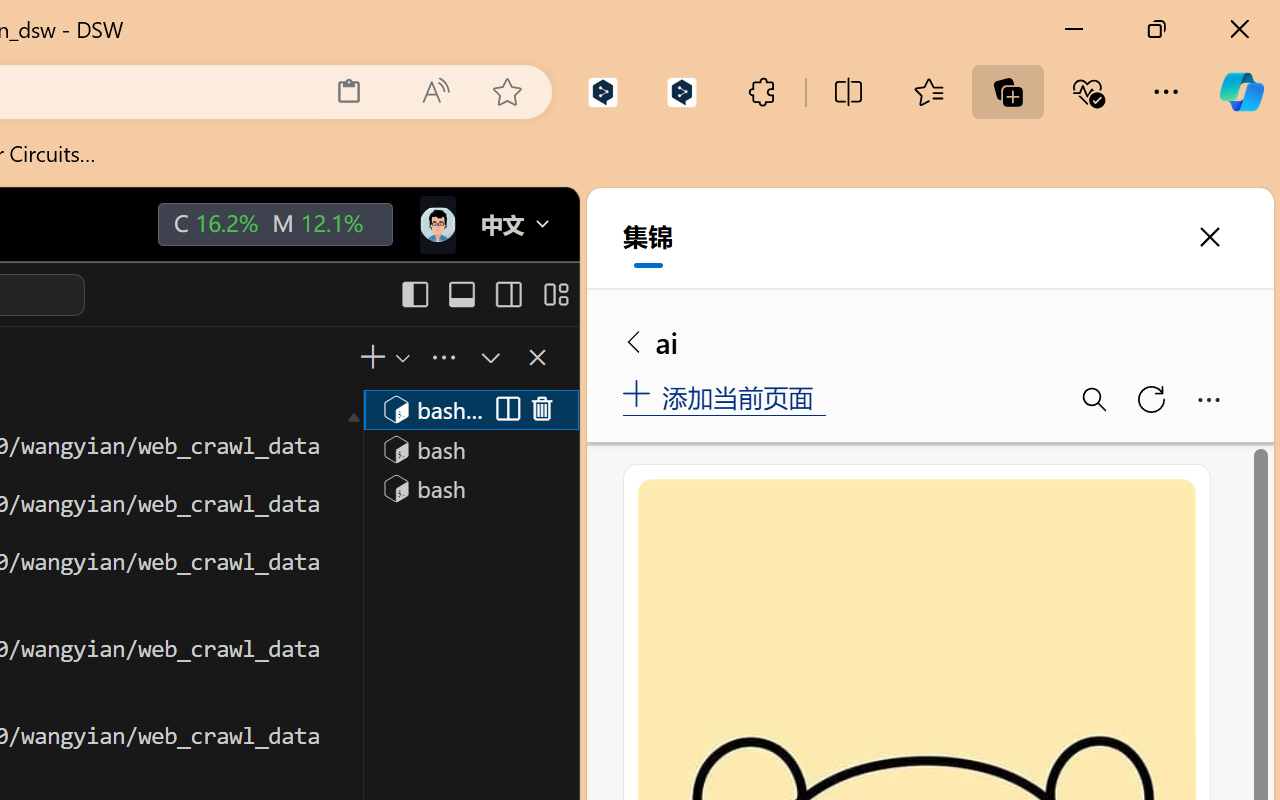  What do you see at coordinates (1240, 91) in the screenshot?
I see `'Copilot (Ctrl+Shift+.)'` at bounding box center [1240, 91].